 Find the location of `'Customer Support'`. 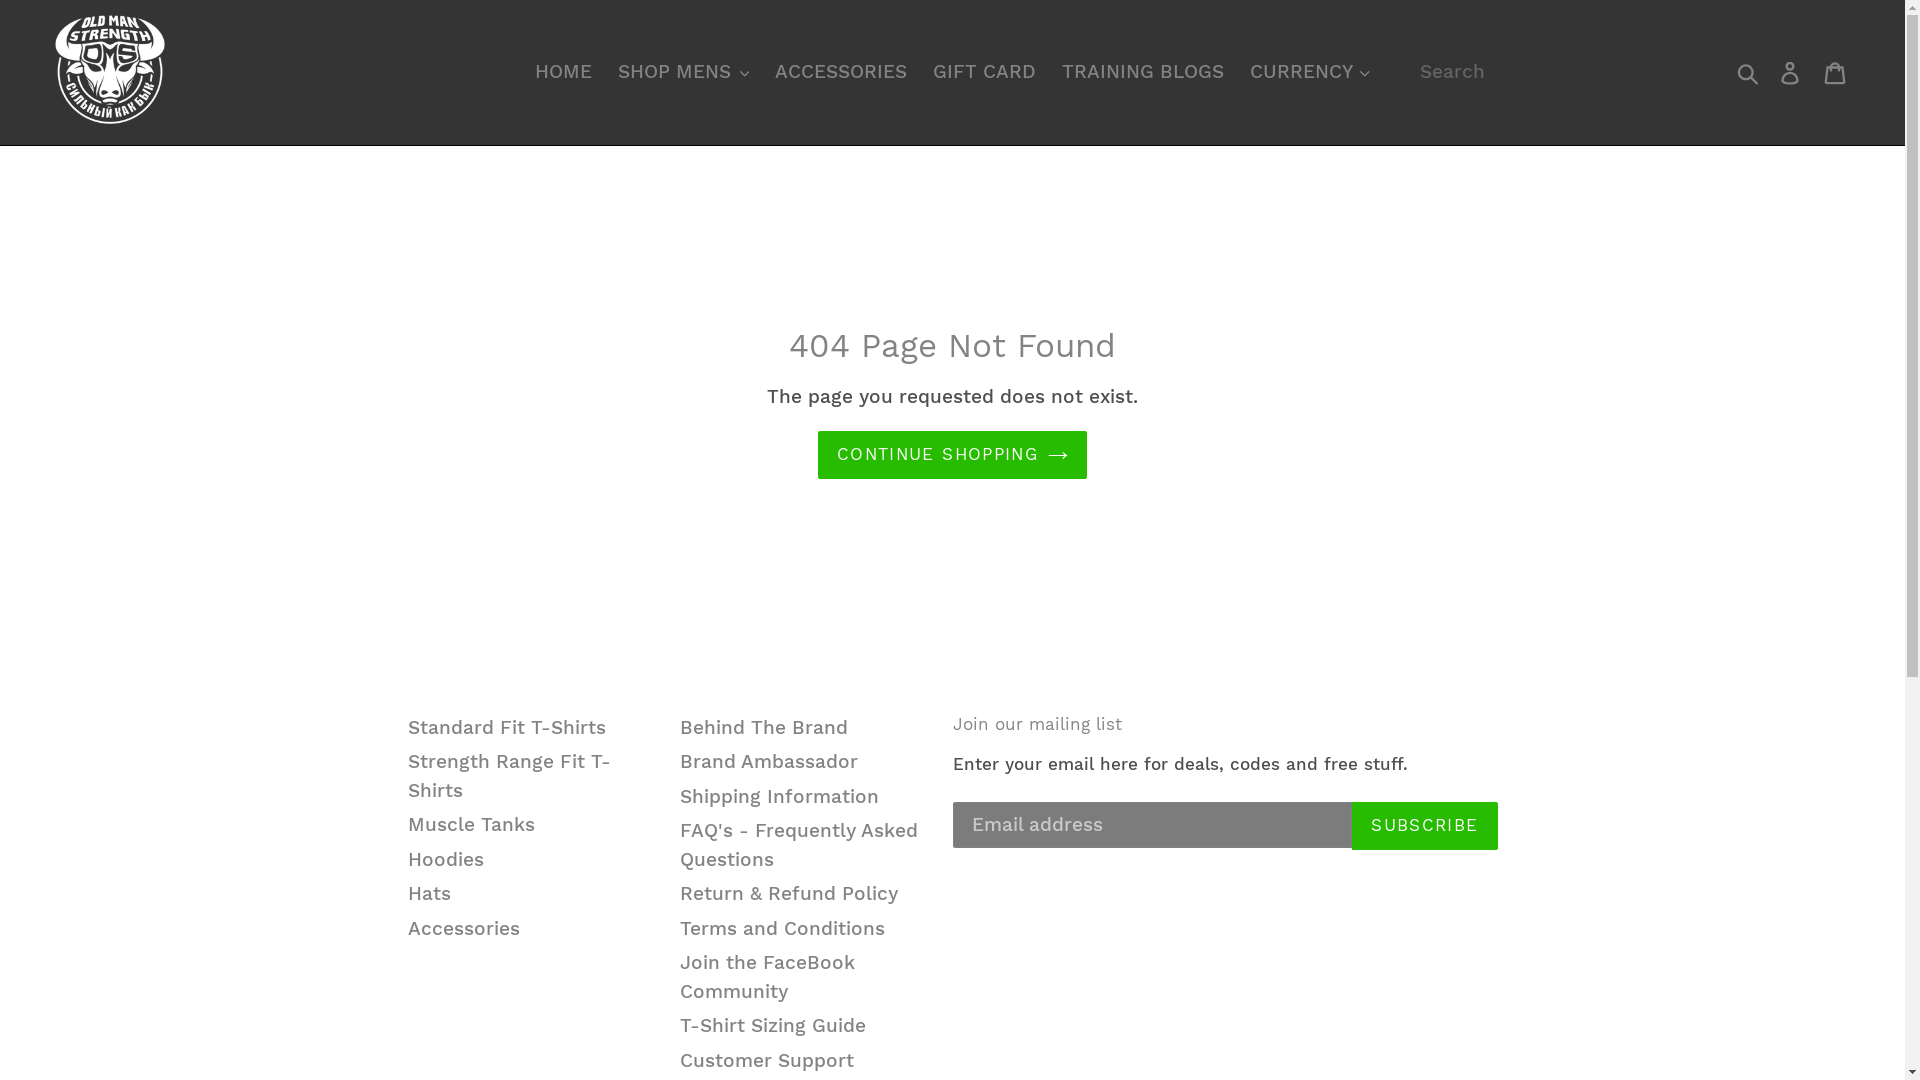

'Customer Support' is located at coordinates (766, 1059).